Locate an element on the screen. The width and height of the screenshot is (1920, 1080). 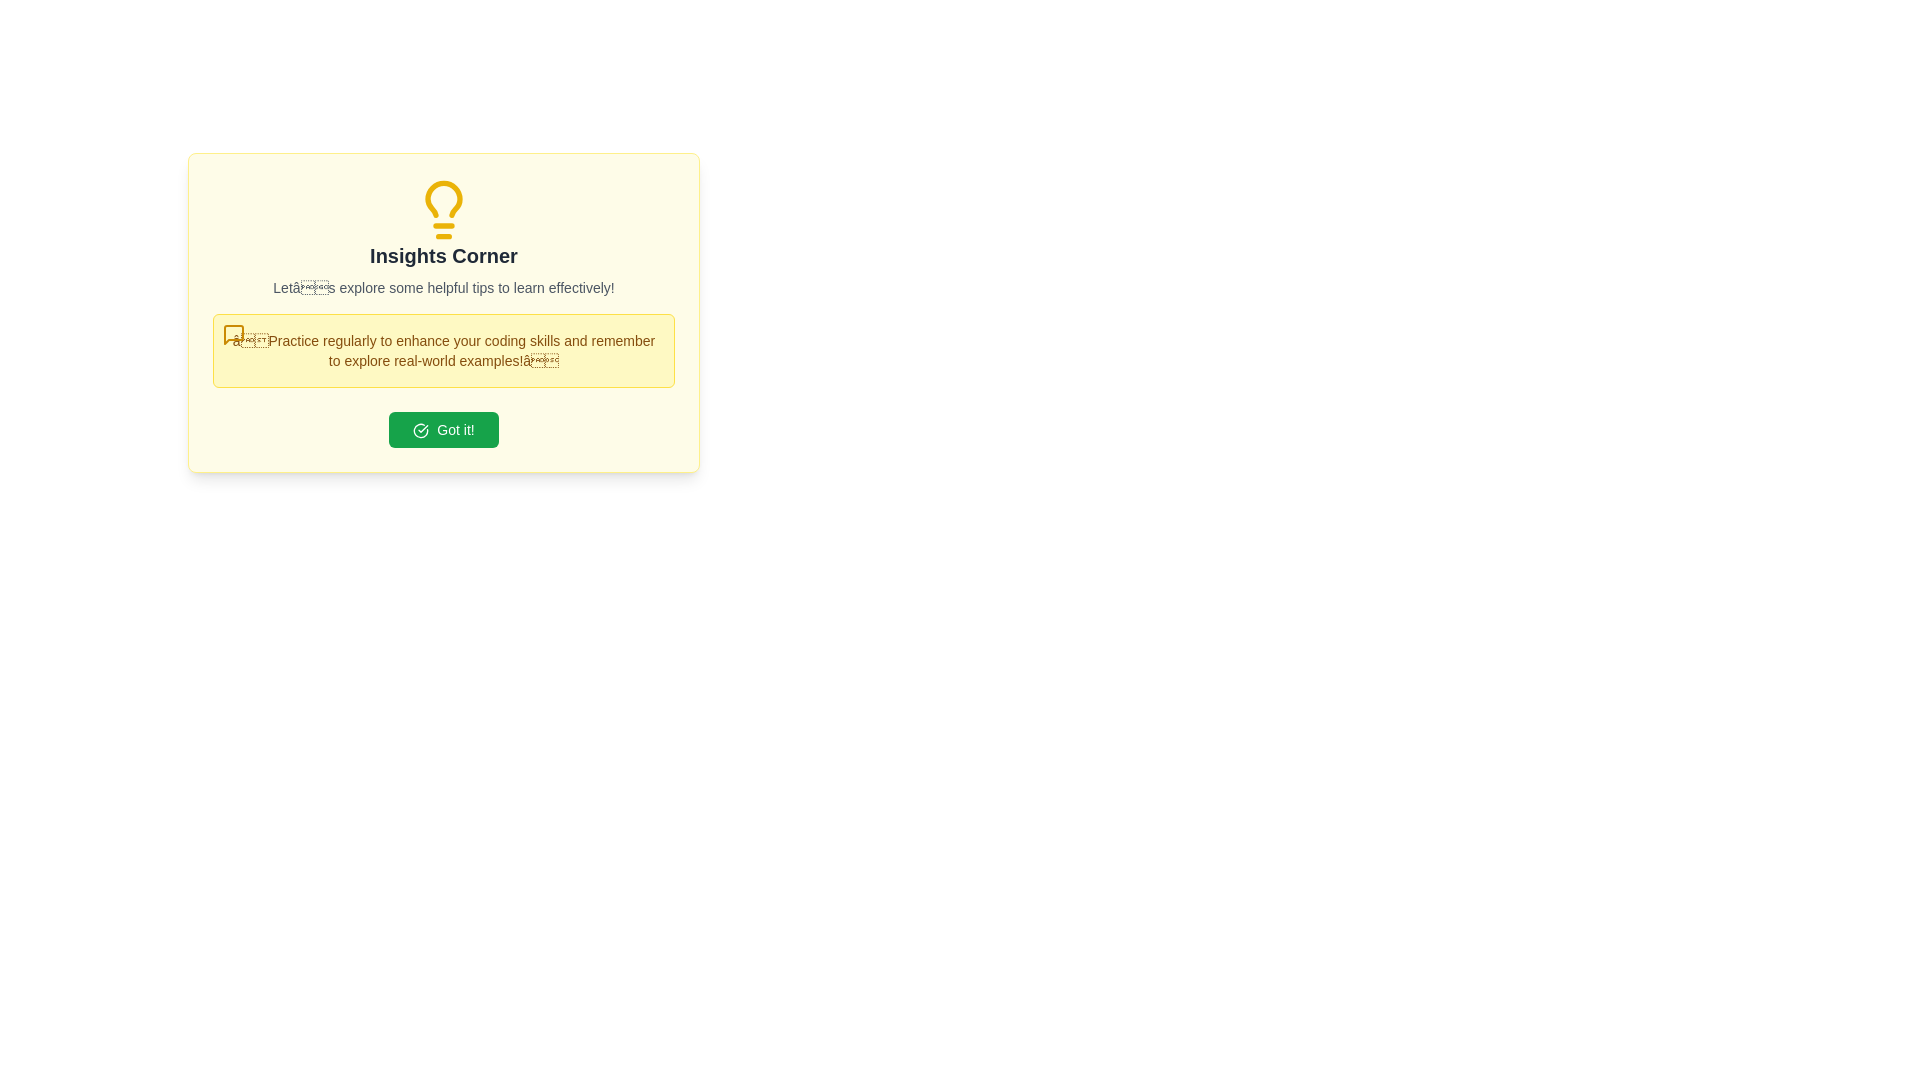
the decorative filament graphic element located at the top-center of the lightbulb icon within a yellow background card is located at coordinates (443, 199).